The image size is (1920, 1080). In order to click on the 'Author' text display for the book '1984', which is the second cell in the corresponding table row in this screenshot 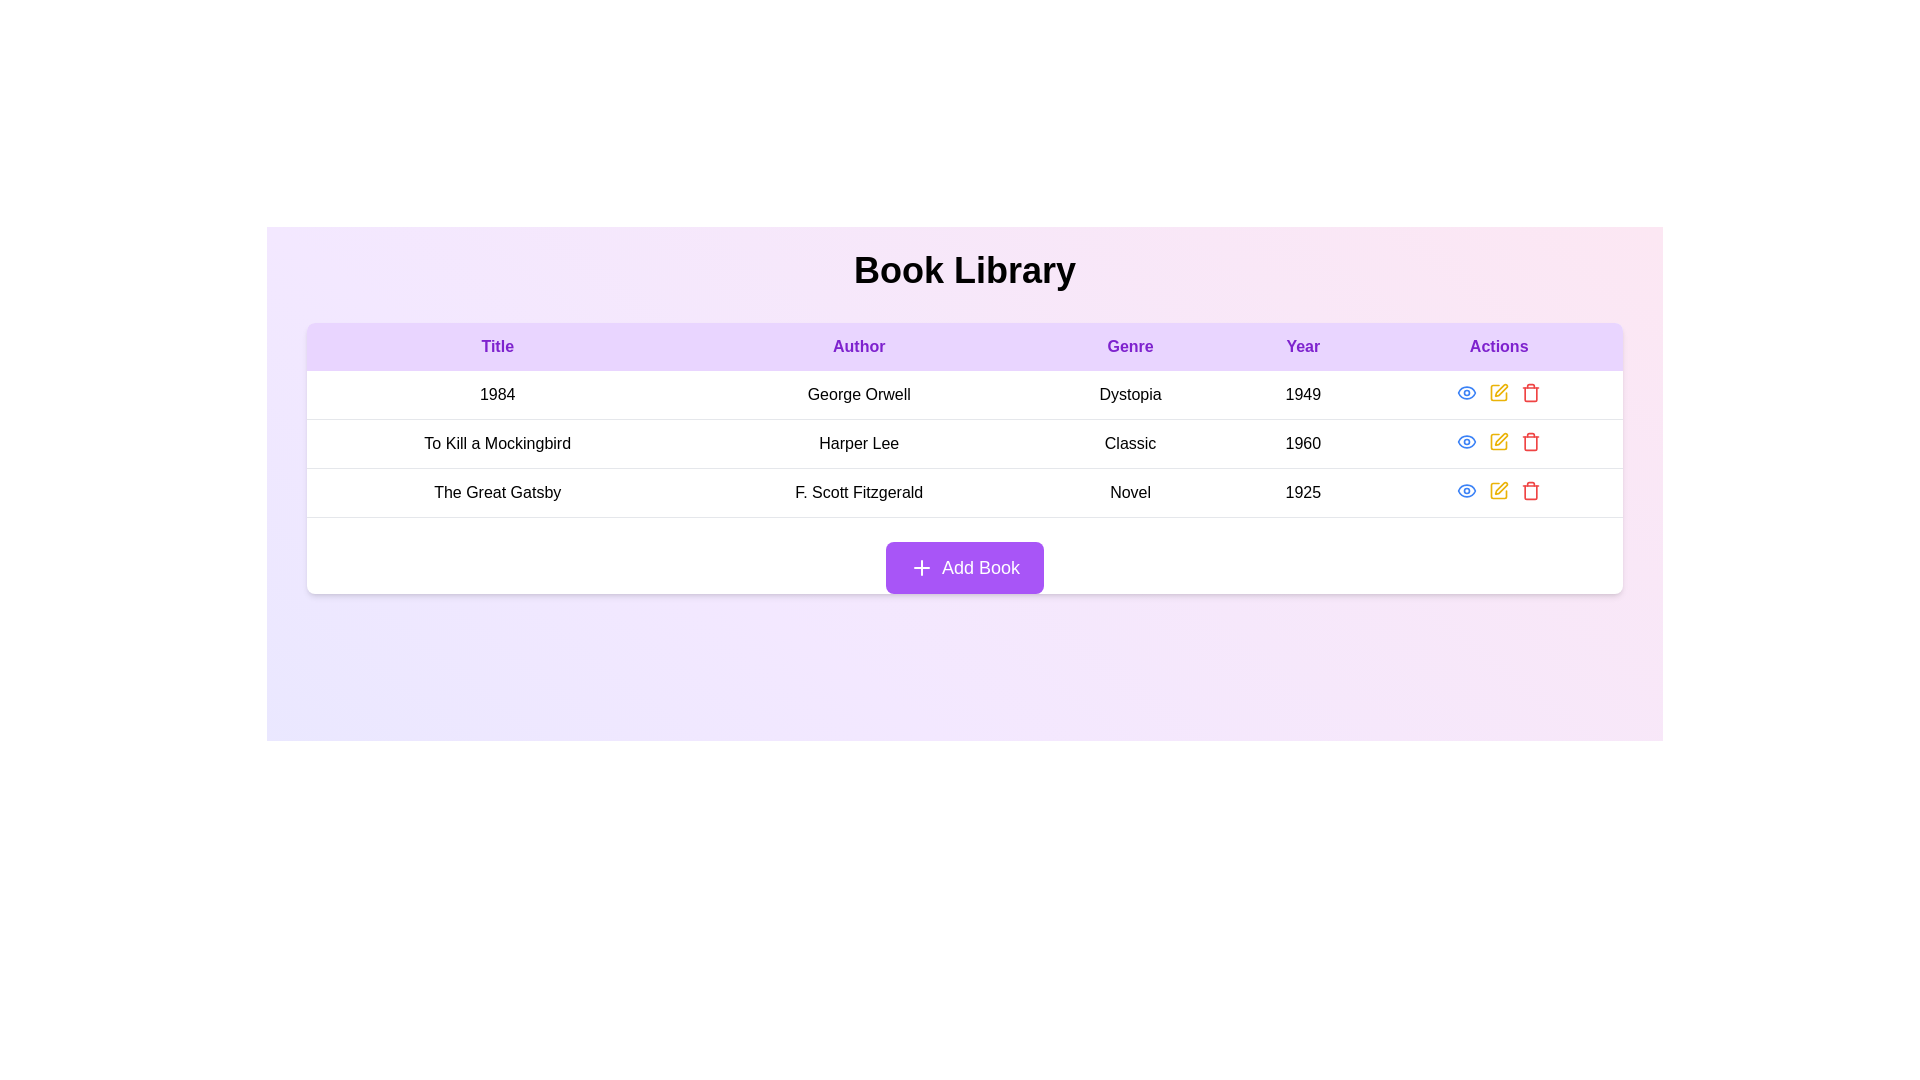, I will do `click(859, 395)`.